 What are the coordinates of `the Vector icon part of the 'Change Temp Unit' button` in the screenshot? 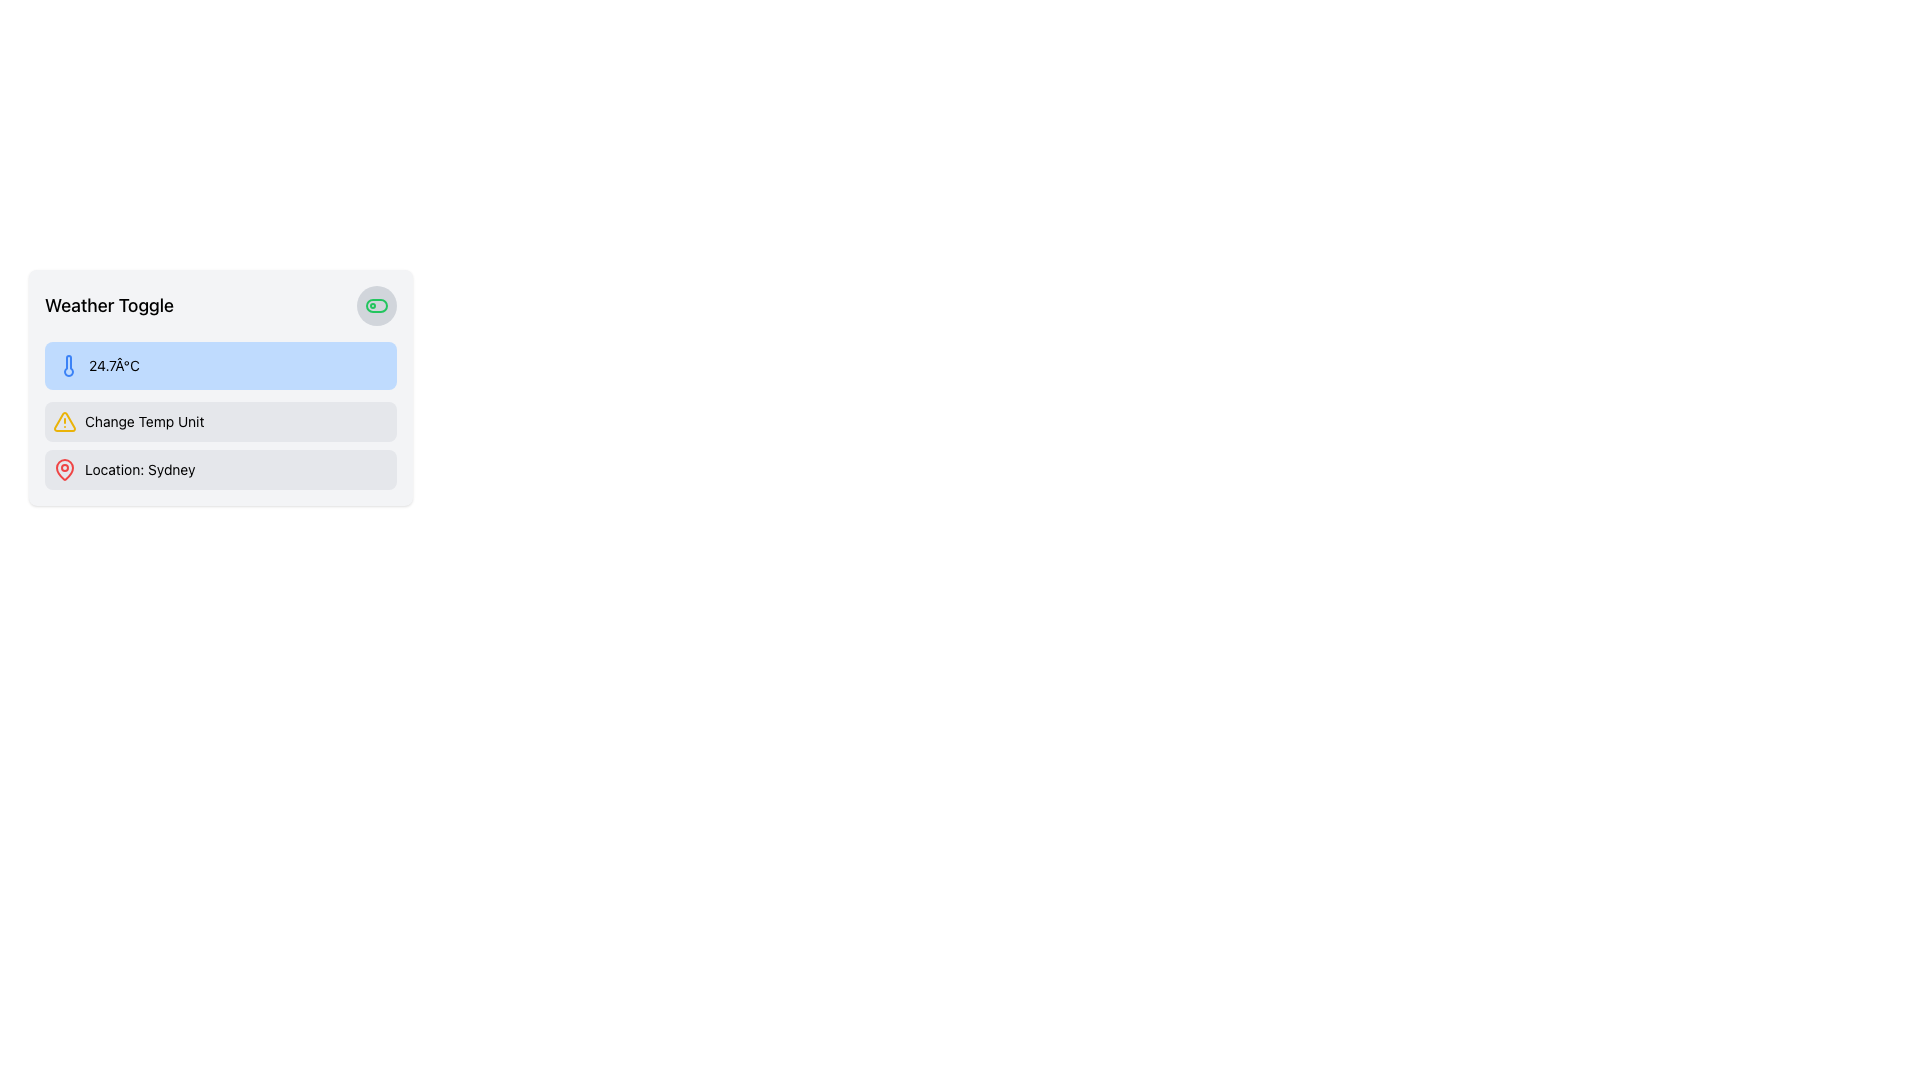 It's located at (64, 420).